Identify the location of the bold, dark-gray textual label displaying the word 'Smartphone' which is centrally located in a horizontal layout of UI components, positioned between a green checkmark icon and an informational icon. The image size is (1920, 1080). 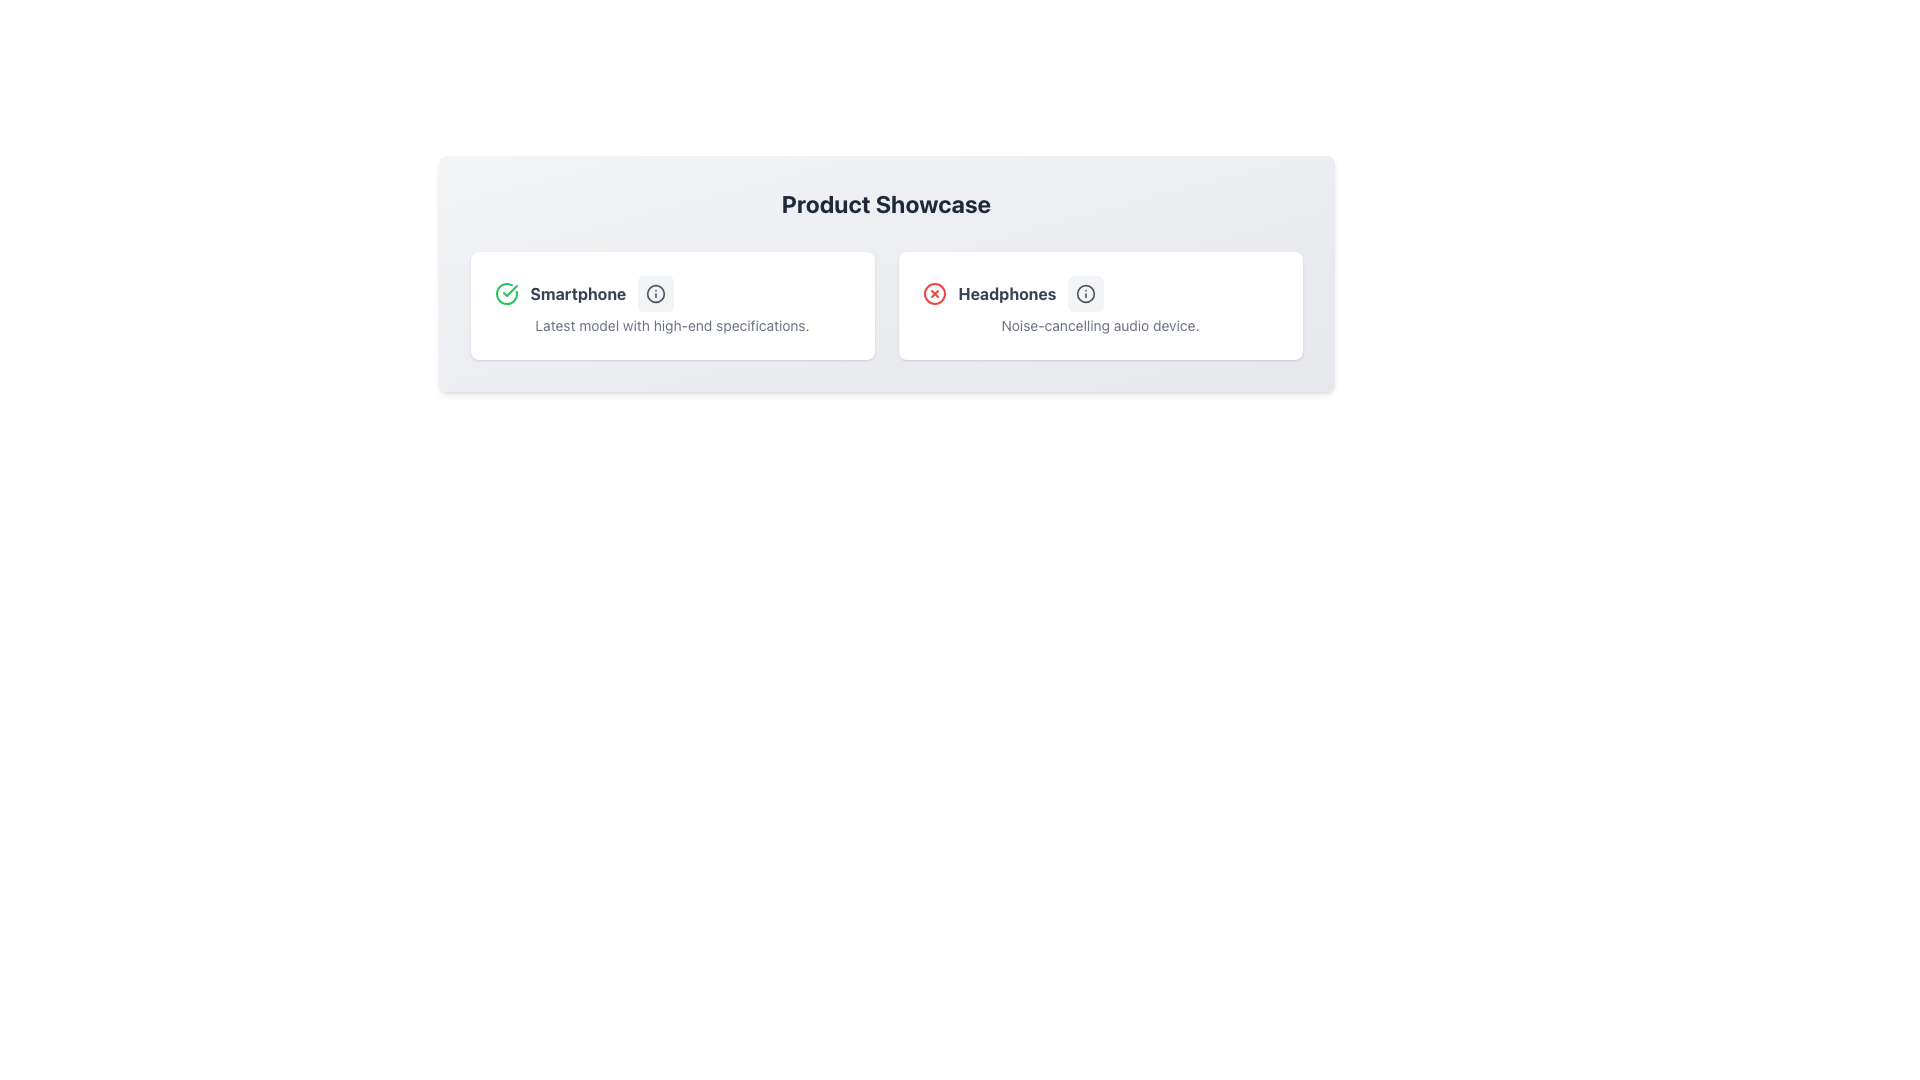
(577, 293).